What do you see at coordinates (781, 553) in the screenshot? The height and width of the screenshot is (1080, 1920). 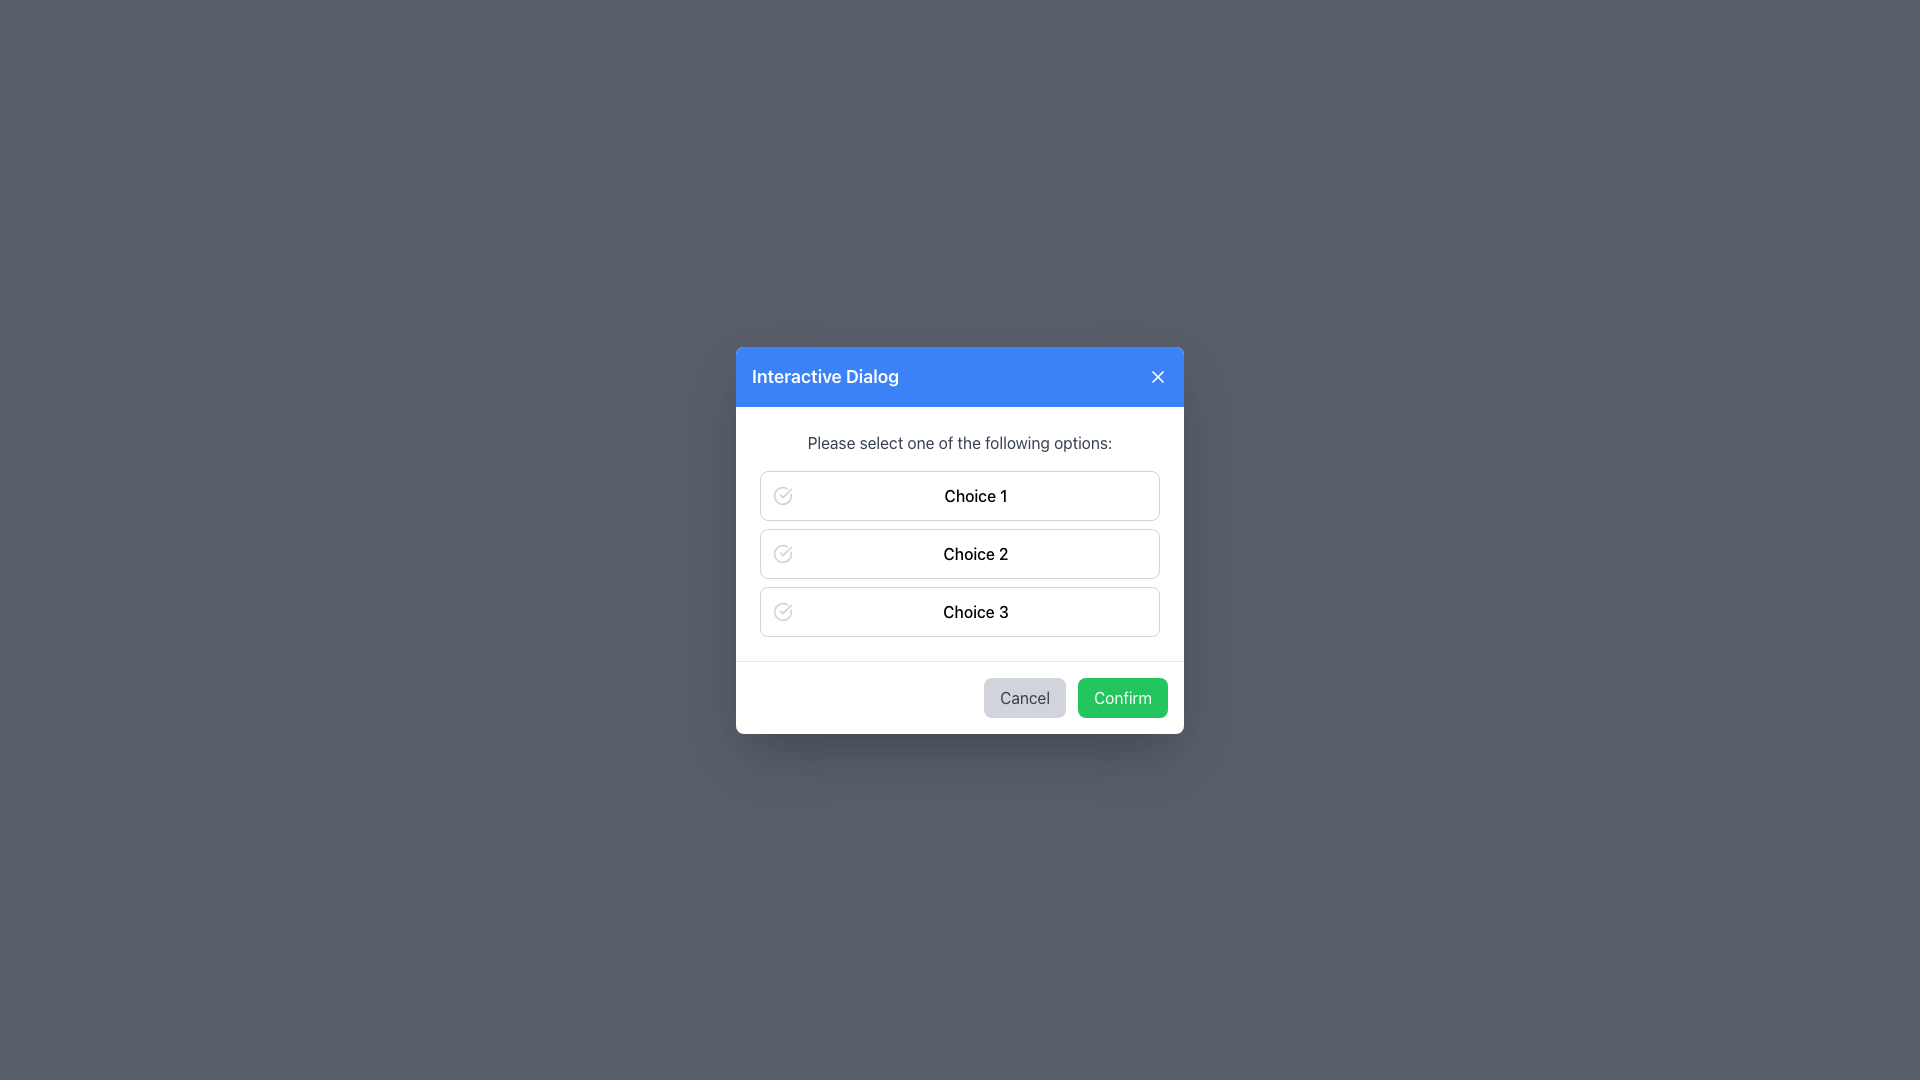 I see `the checkmark icon within a circle located to the left of the 'Choice 2' text in the centered dialog box` at bounding box center [781, 553].